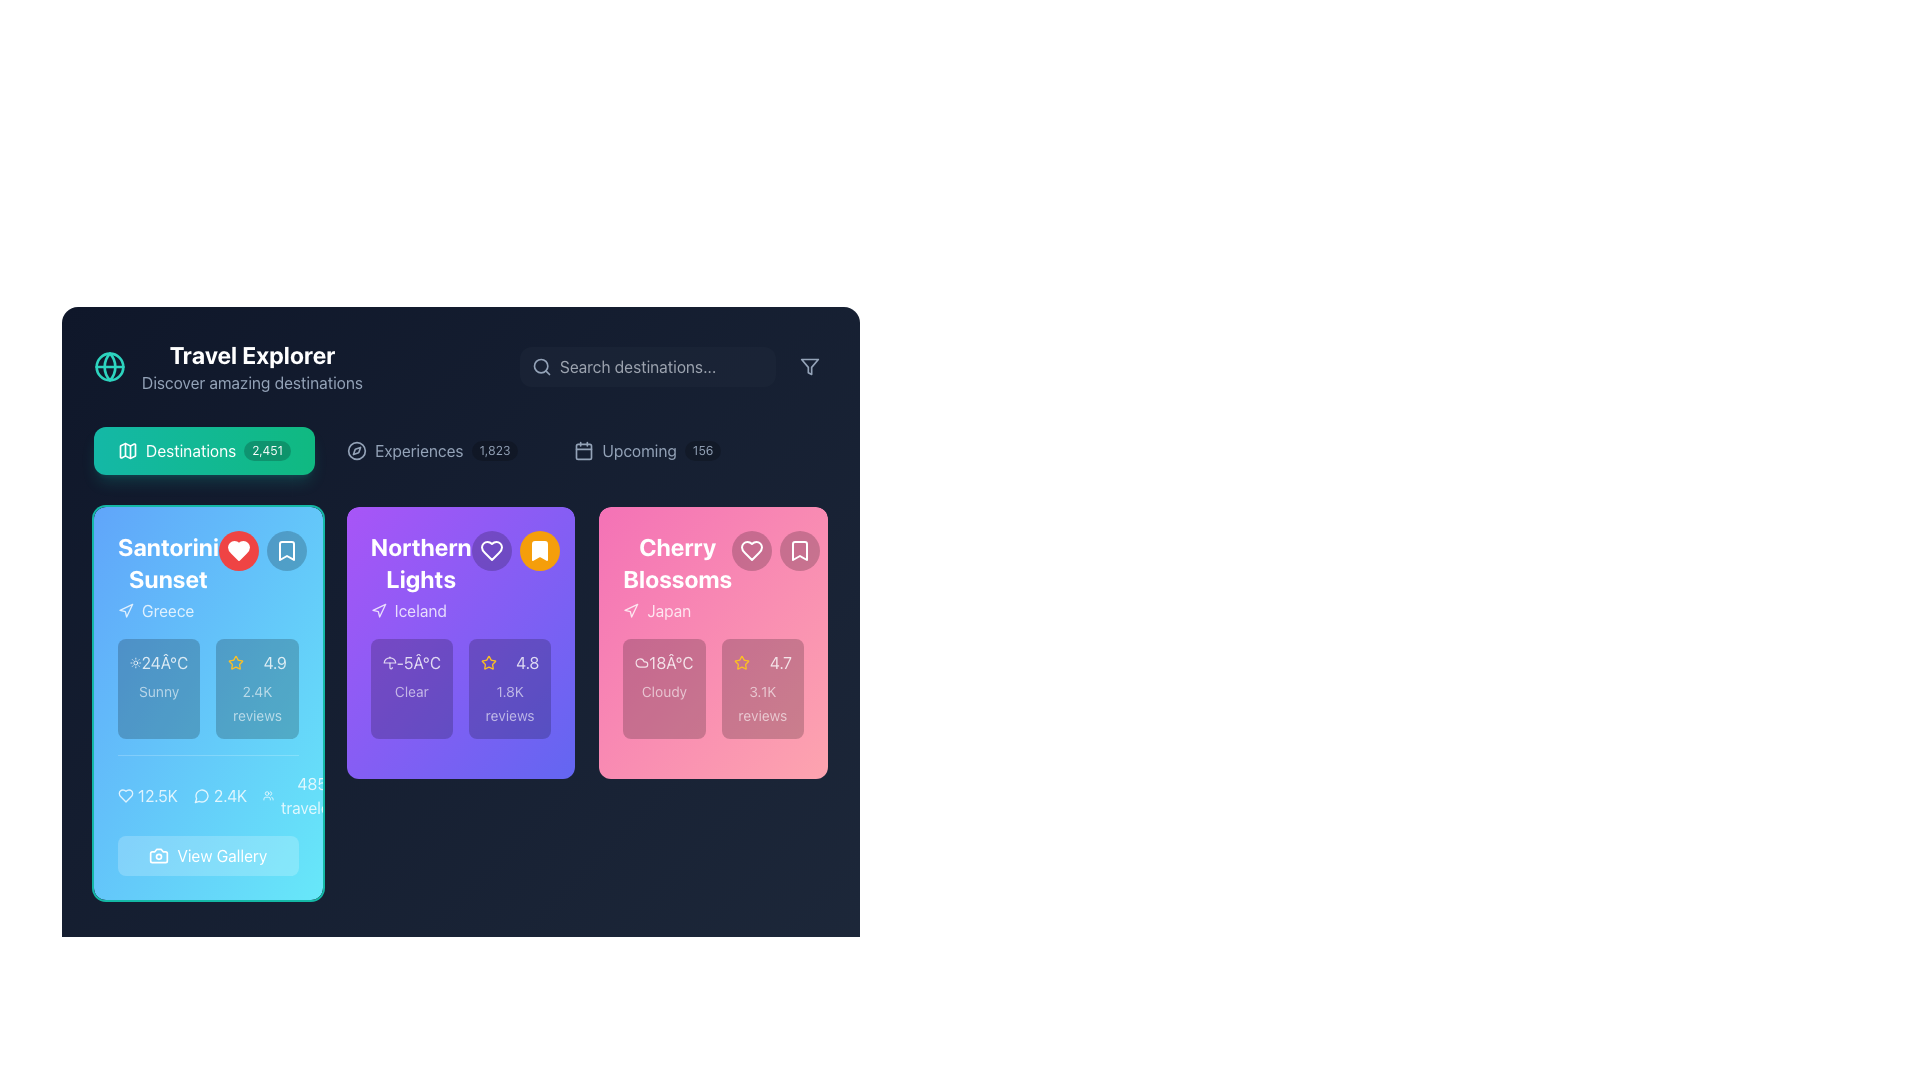  Describe the element at coordinates (230, 794) in the screenshot. I see `the text label '2.4K' displayed in white on a light blue background, located at the bottom-left corner of the 'Santorini Sunset' card` at that location.